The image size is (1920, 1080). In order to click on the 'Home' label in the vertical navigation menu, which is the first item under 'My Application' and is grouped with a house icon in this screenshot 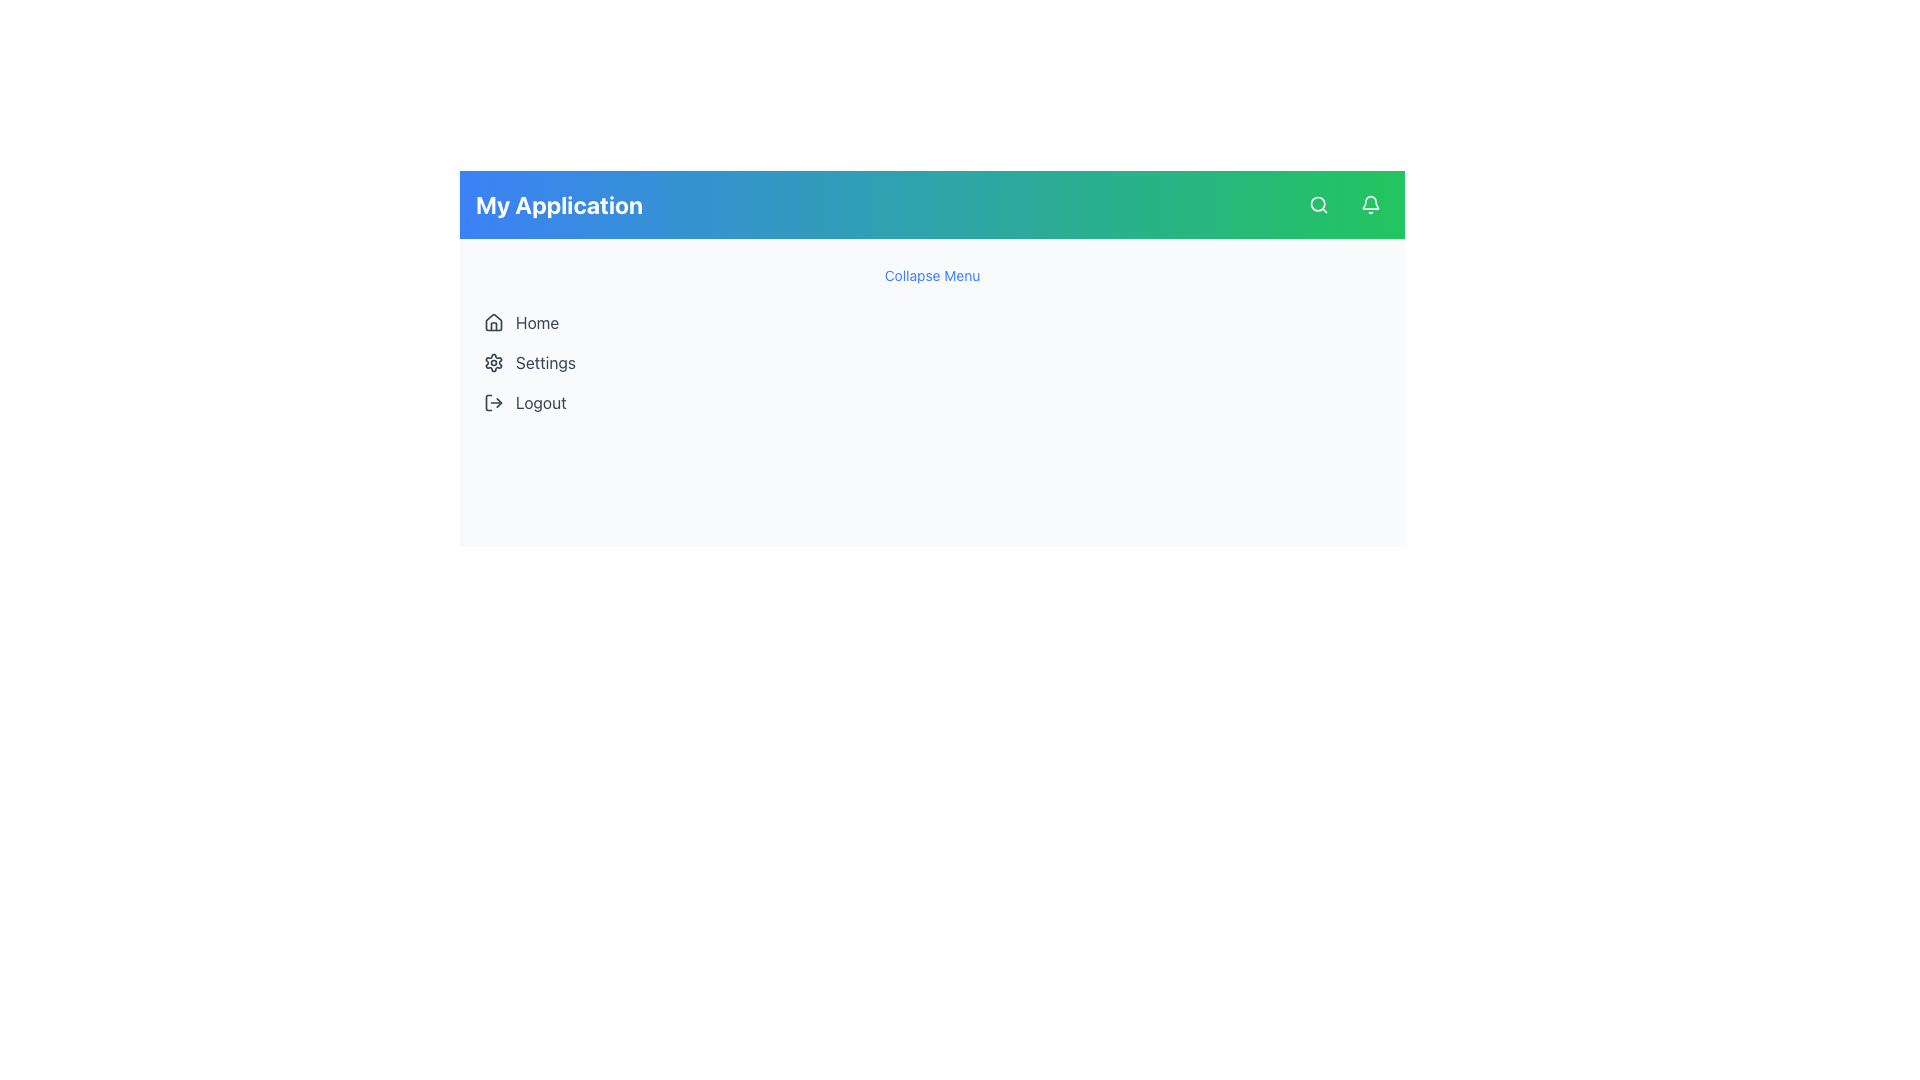, I will do `click(537, 322)`.